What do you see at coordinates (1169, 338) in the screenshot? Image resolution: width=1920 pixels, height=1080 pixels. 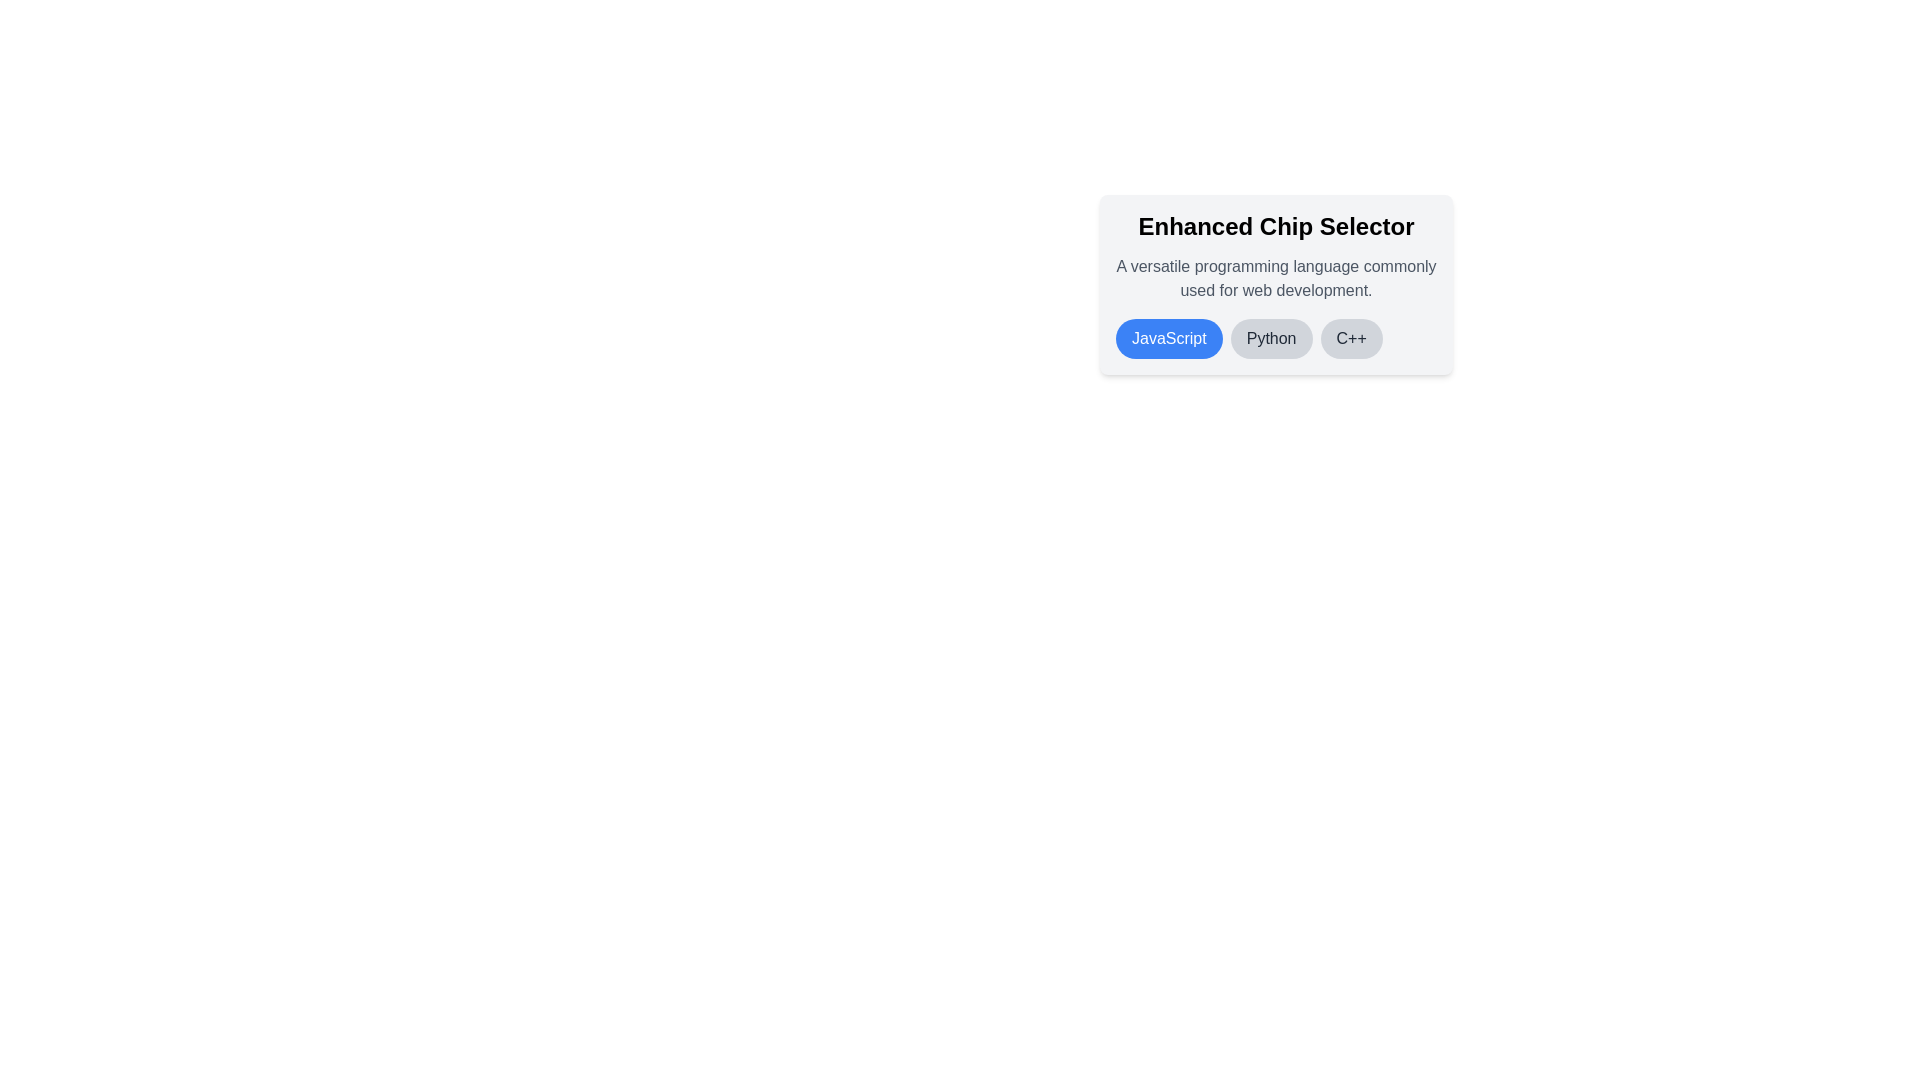 I see `the chip labeled JavaScript to select it and view its details` at bounding box center [1169, 338].